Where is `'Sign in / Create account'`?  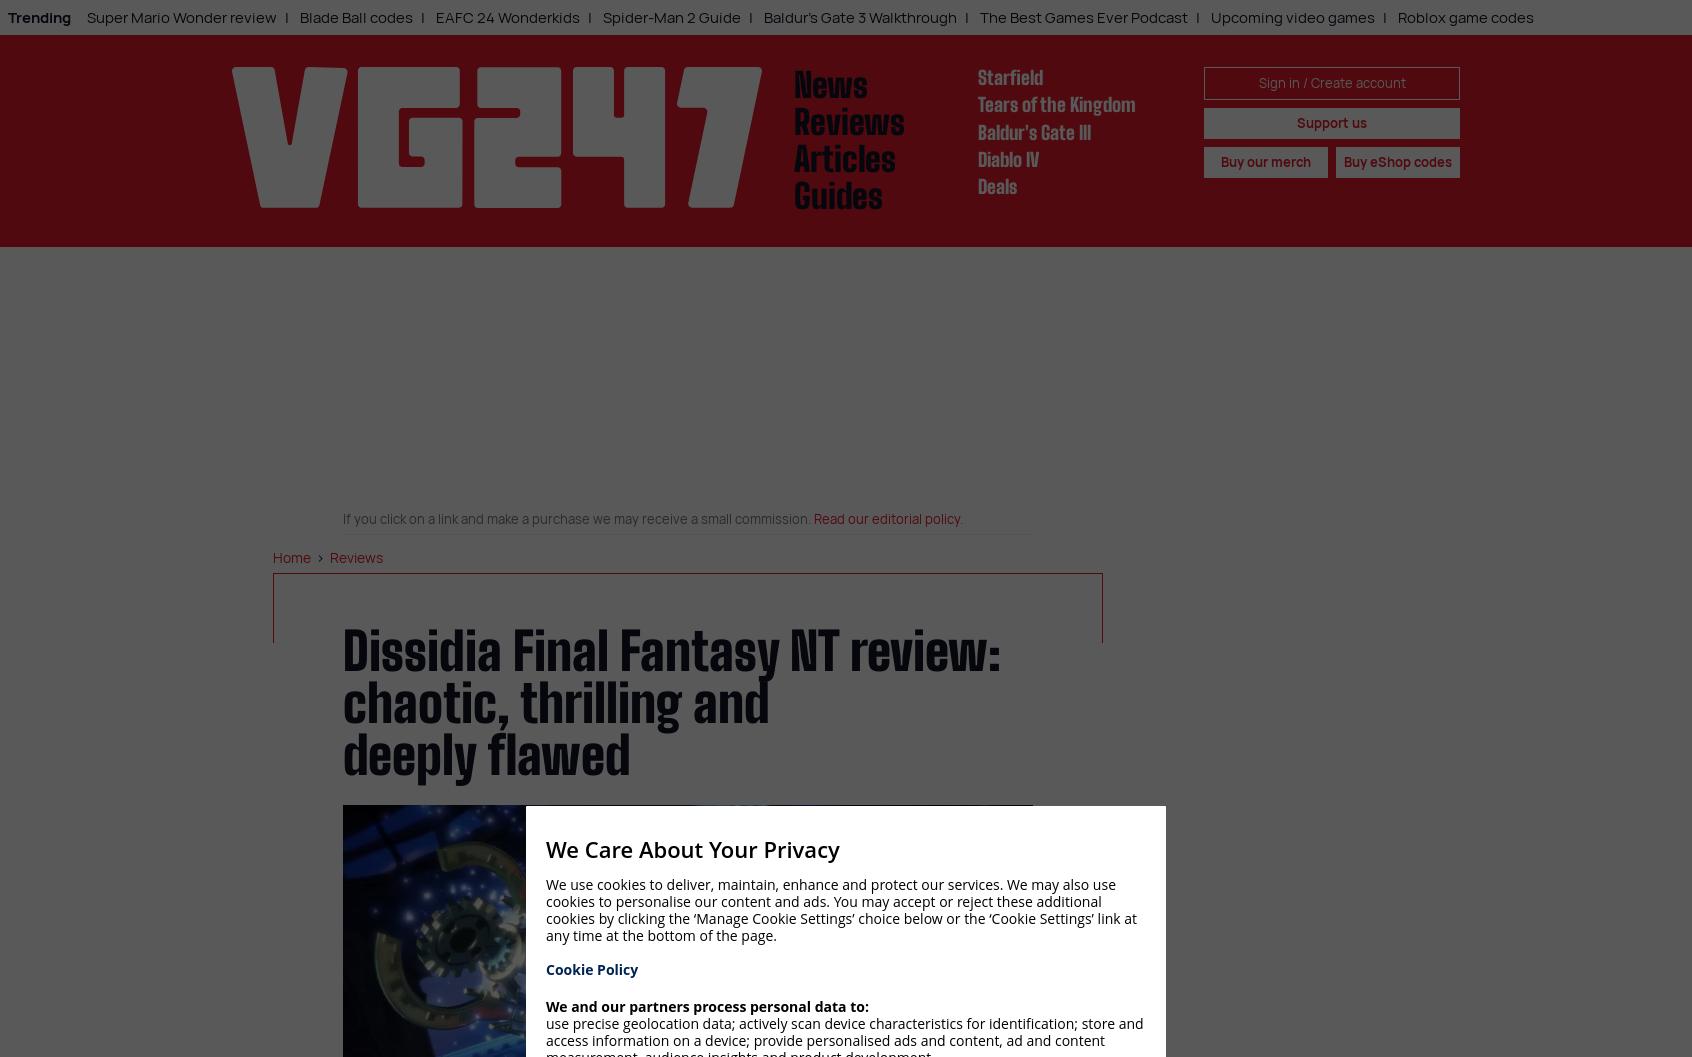 'Sign in / Create account' is located at coordinates (1258, 81).